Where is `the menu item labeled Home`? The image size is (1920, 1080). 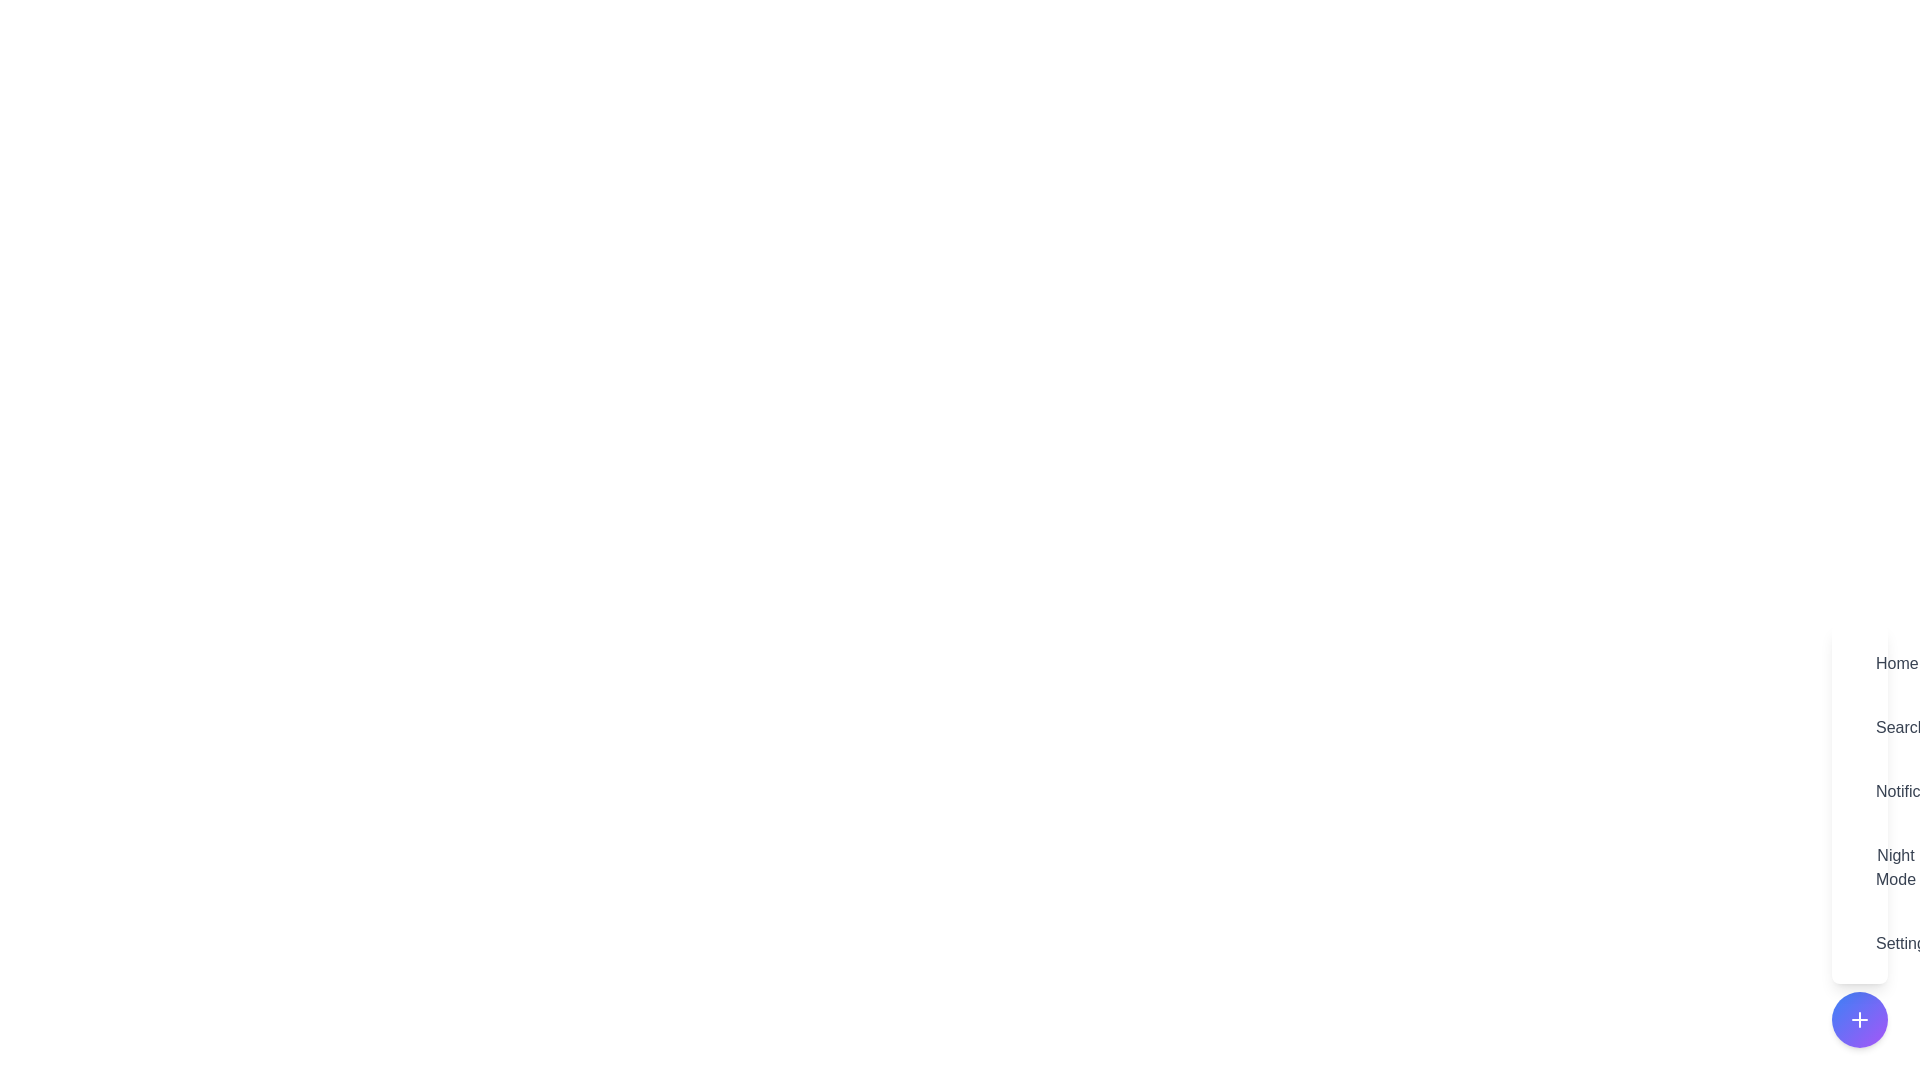 the menu item labeled Home is located at coordinates (1859, 663).